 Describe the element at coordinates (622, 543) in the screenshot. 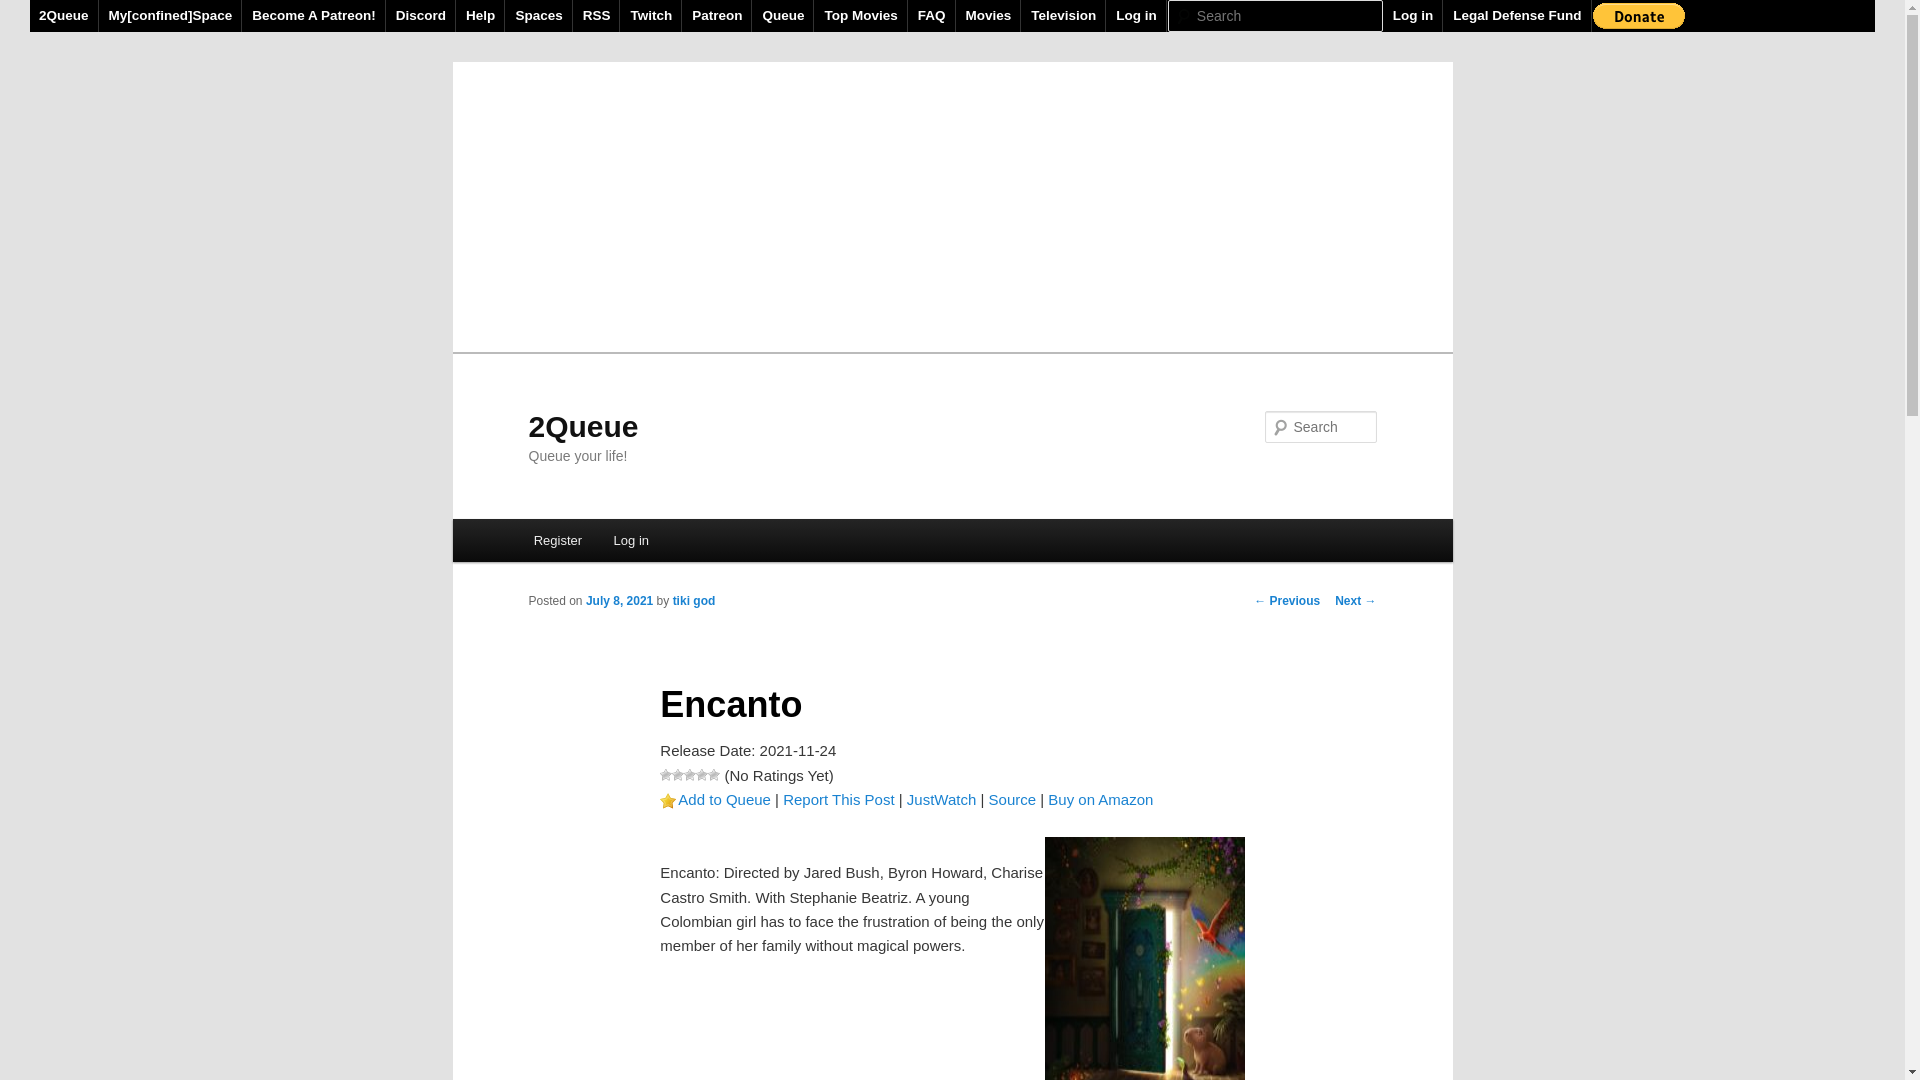

I see `'Skip to primary content'` at that location.